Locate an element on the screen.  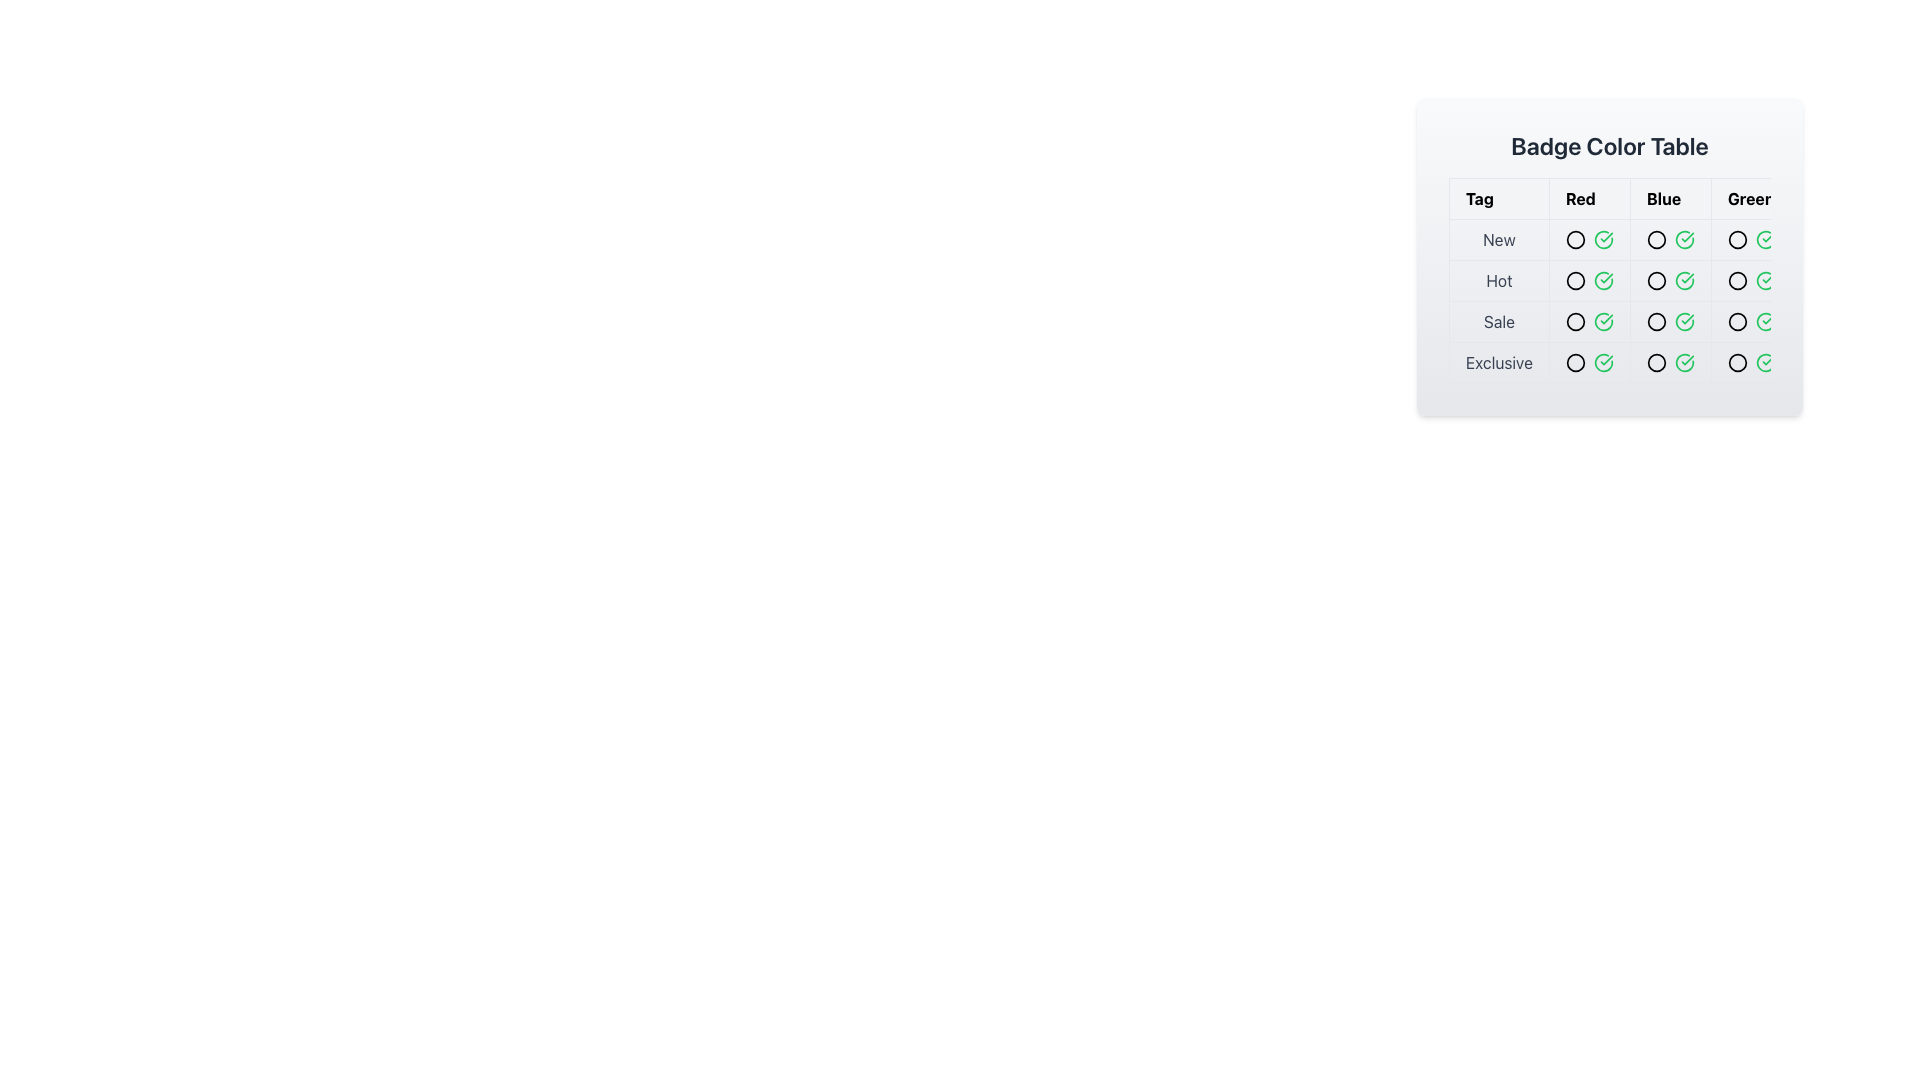
the 'Blue' badge icon in the 'Hot' tag cell, which is located in the second column and second row of the table is located at coordinates (1656, 281).